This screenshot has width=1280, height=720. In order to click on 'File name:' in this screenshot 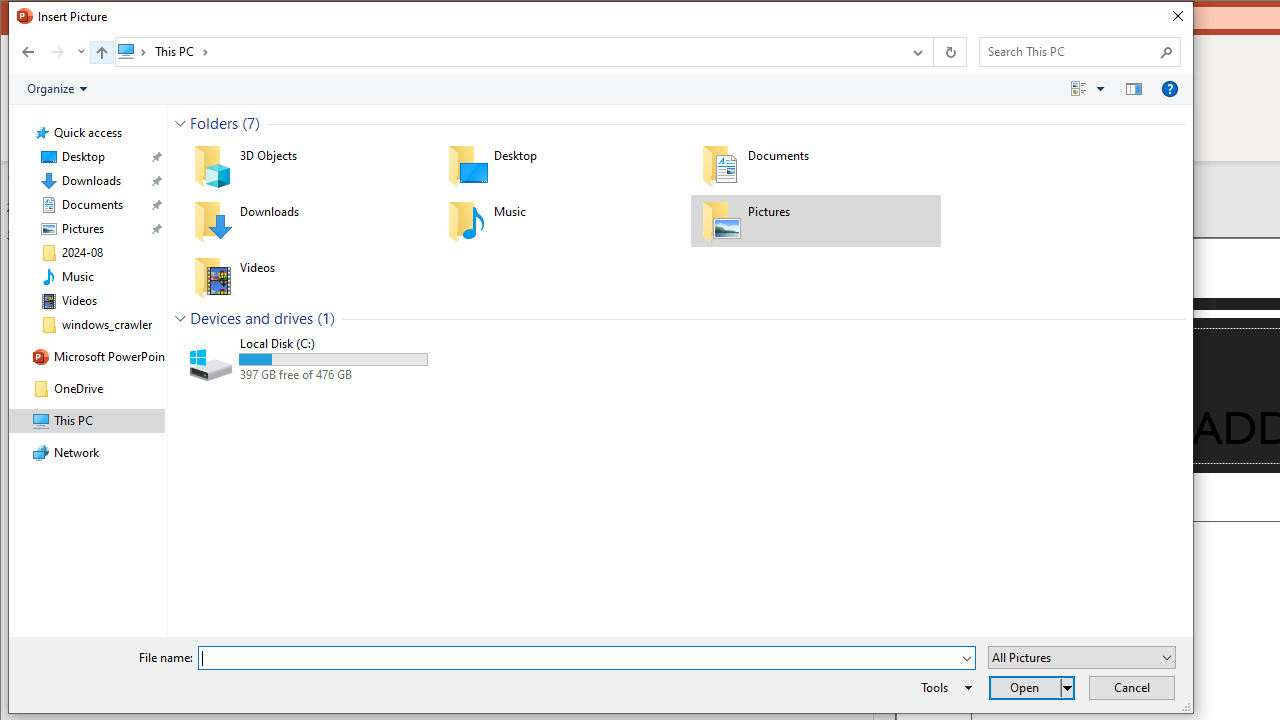, I will do `click(578, 658)`.